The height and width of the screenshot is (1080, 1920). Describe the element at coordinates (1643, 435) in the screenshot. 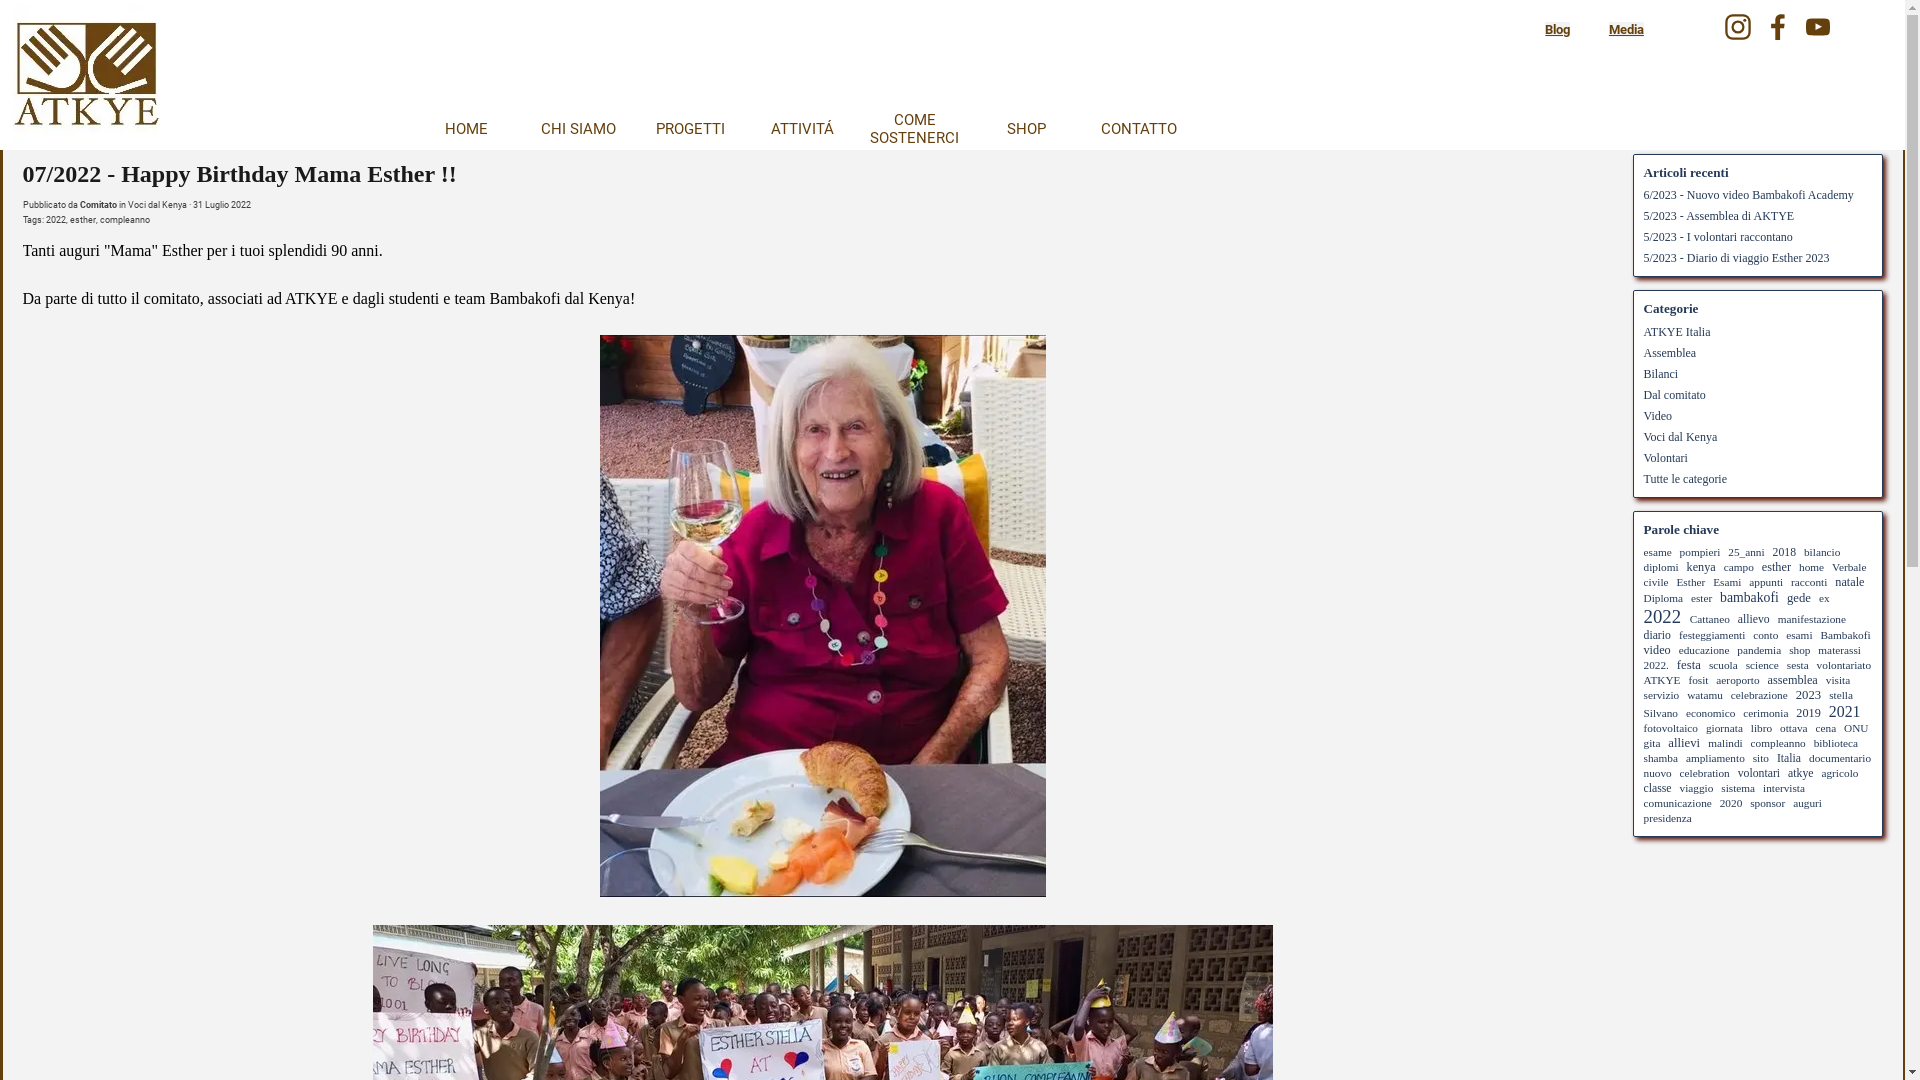

I see `'Voci dal Kenya'` at that location.